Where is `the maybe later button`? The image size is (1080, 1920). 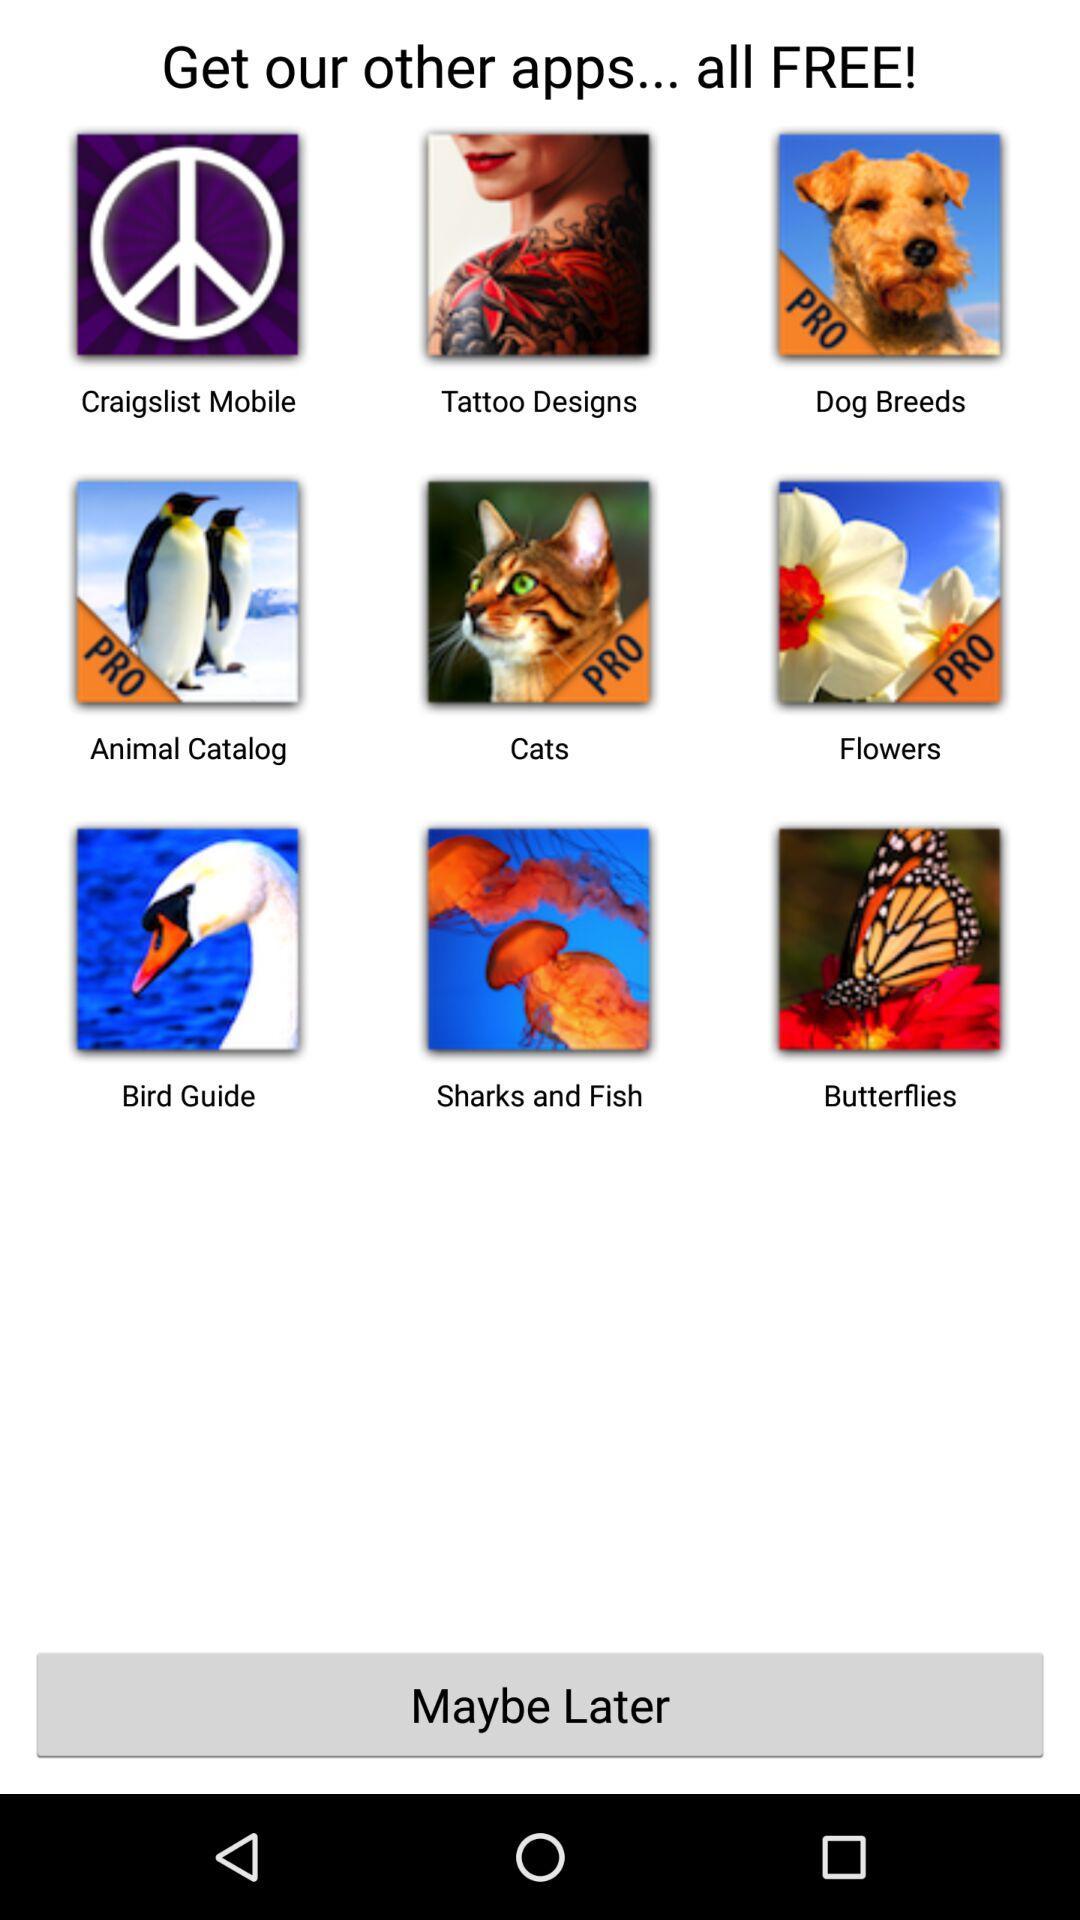 the maybe later button is located at coordinates (540, 1703).